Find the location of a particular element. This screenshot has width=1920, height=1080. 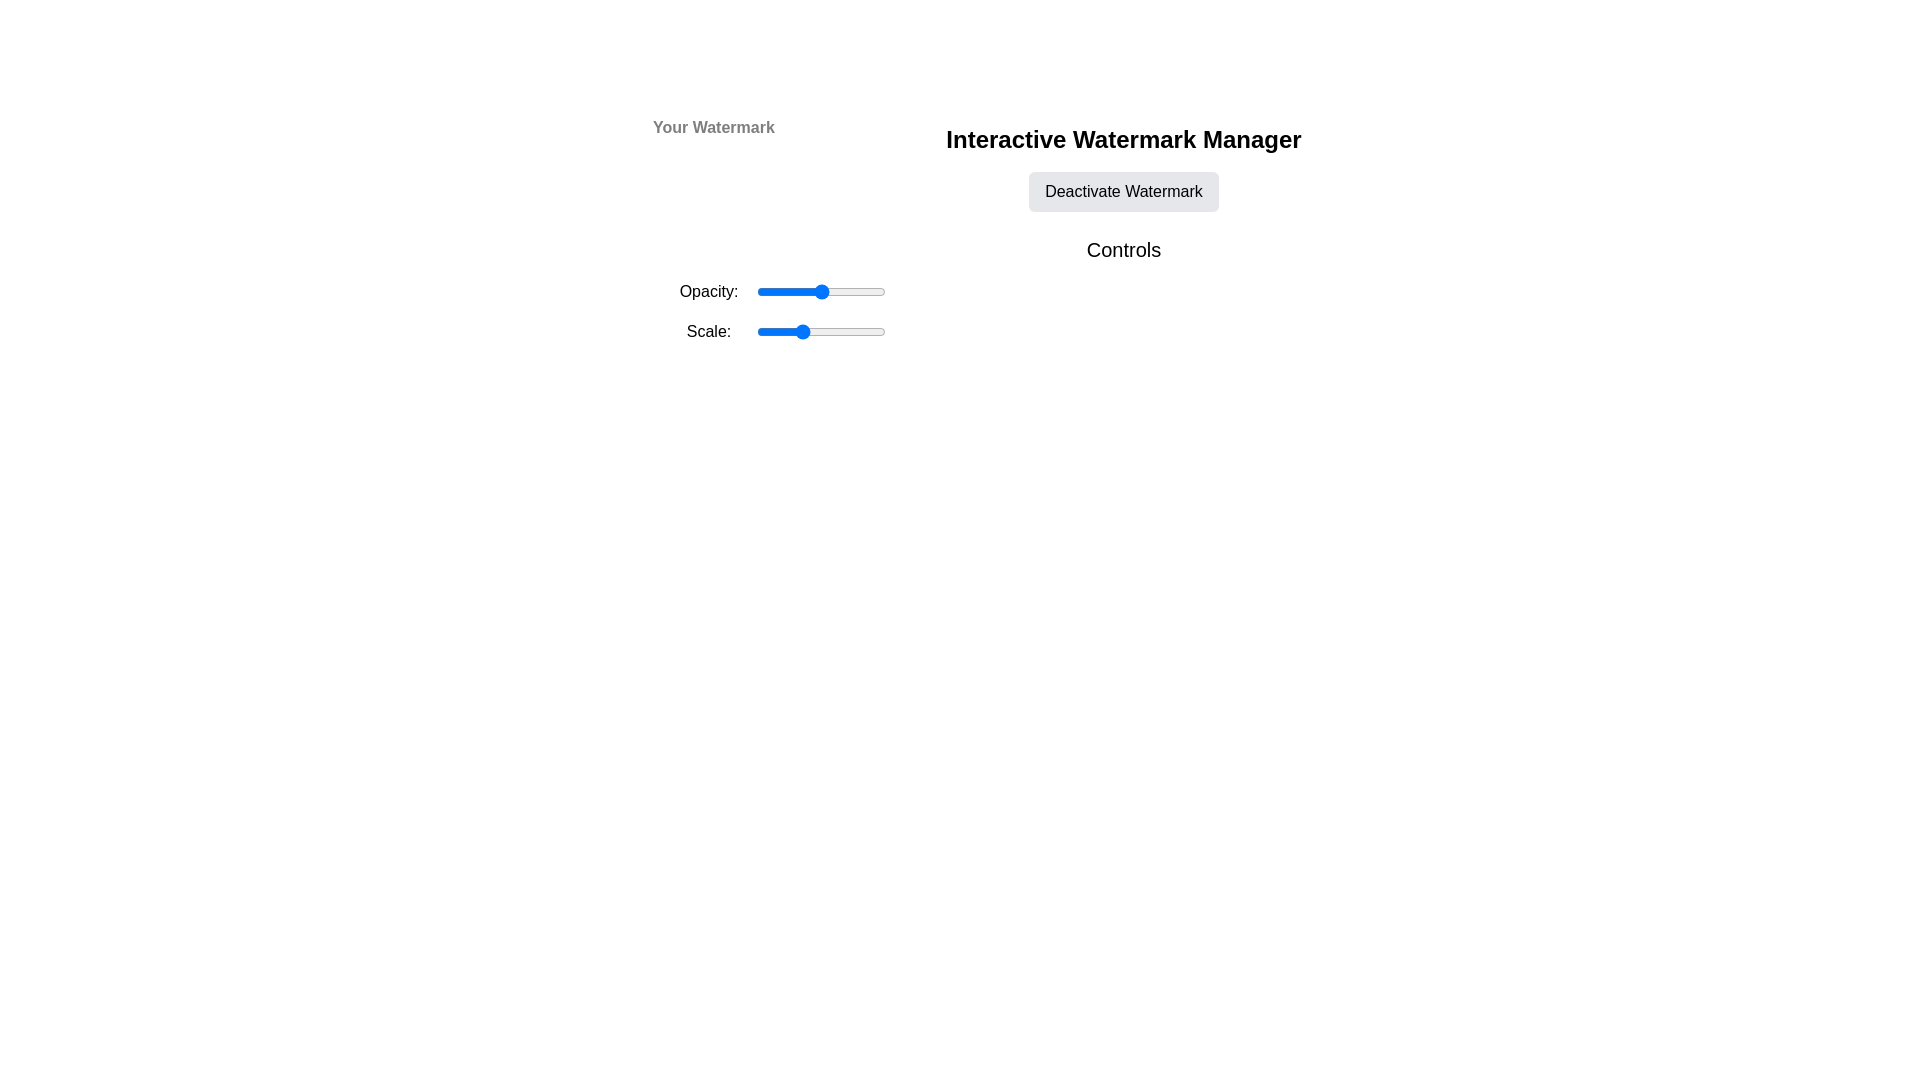

scale is located at coordinates (800, 330).